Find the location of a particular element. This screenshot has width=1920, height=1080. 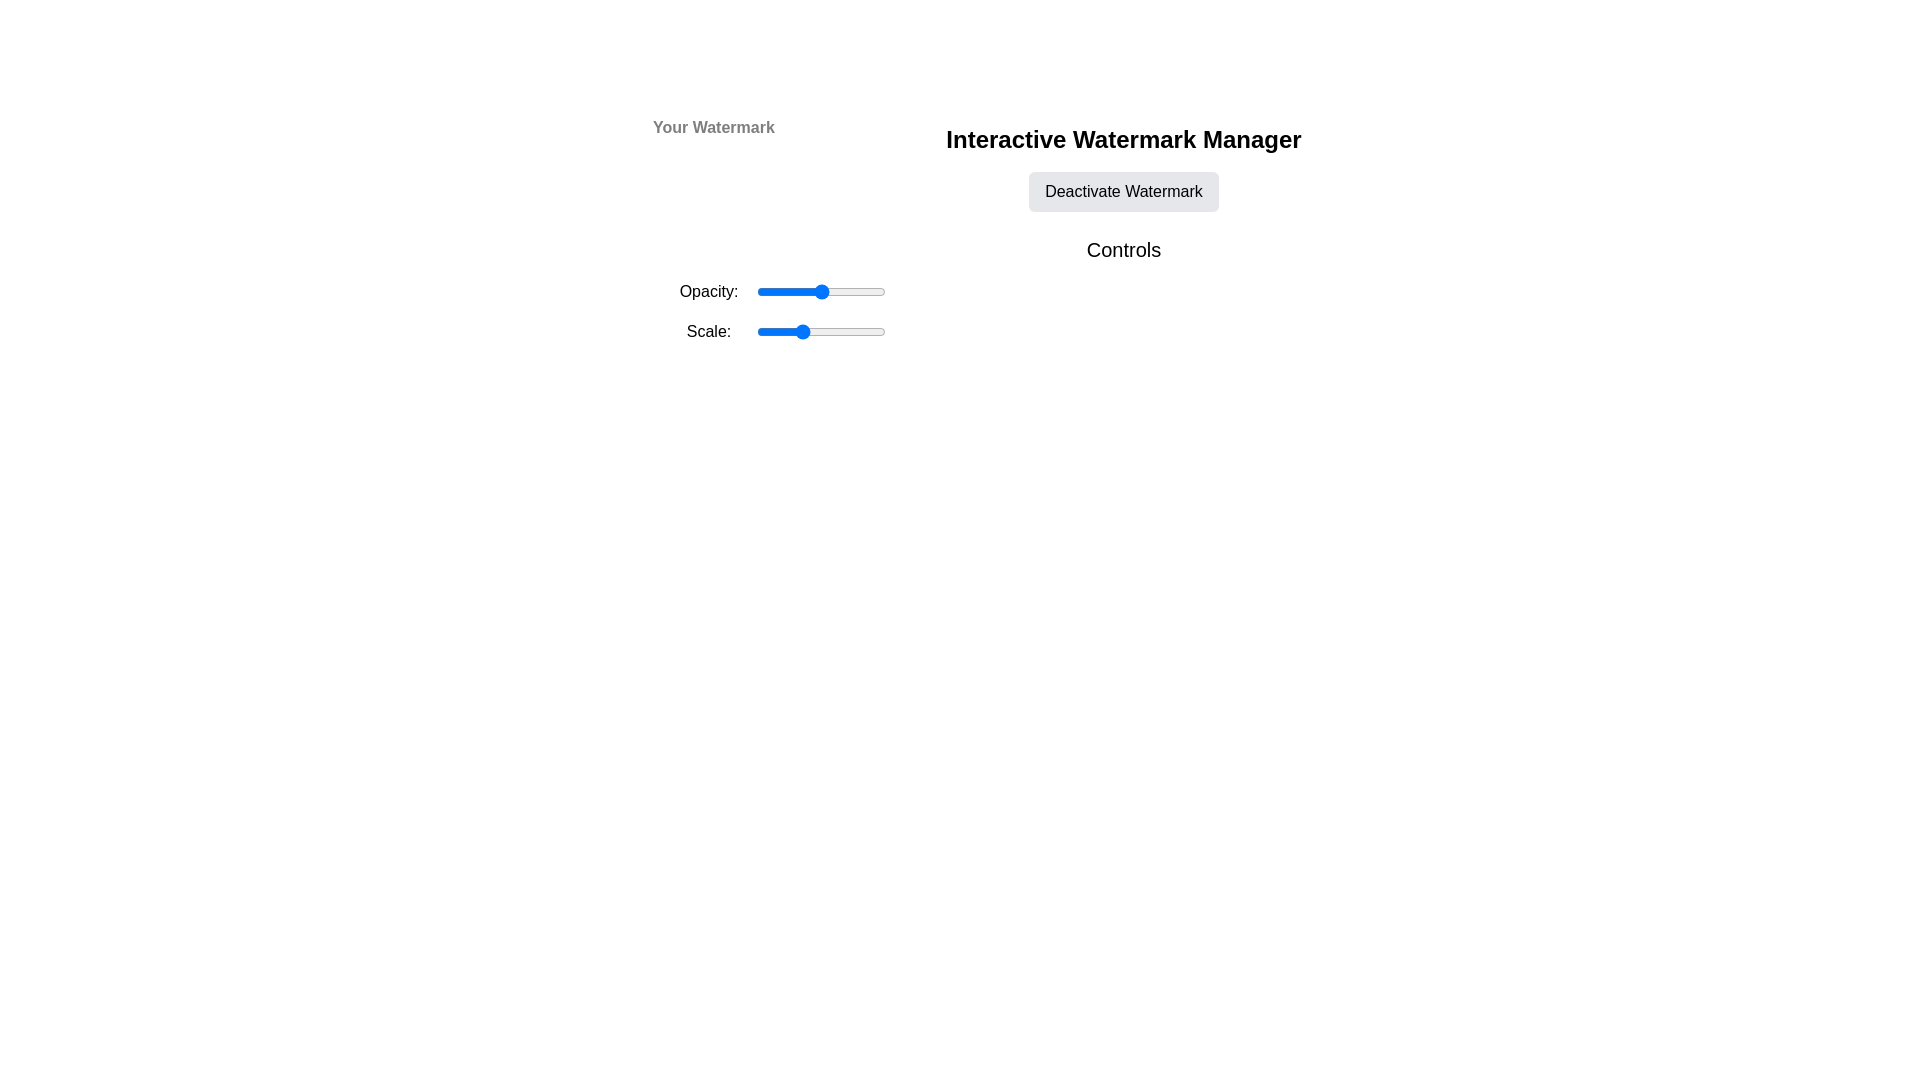

scale is located at coordinates (800, 330).